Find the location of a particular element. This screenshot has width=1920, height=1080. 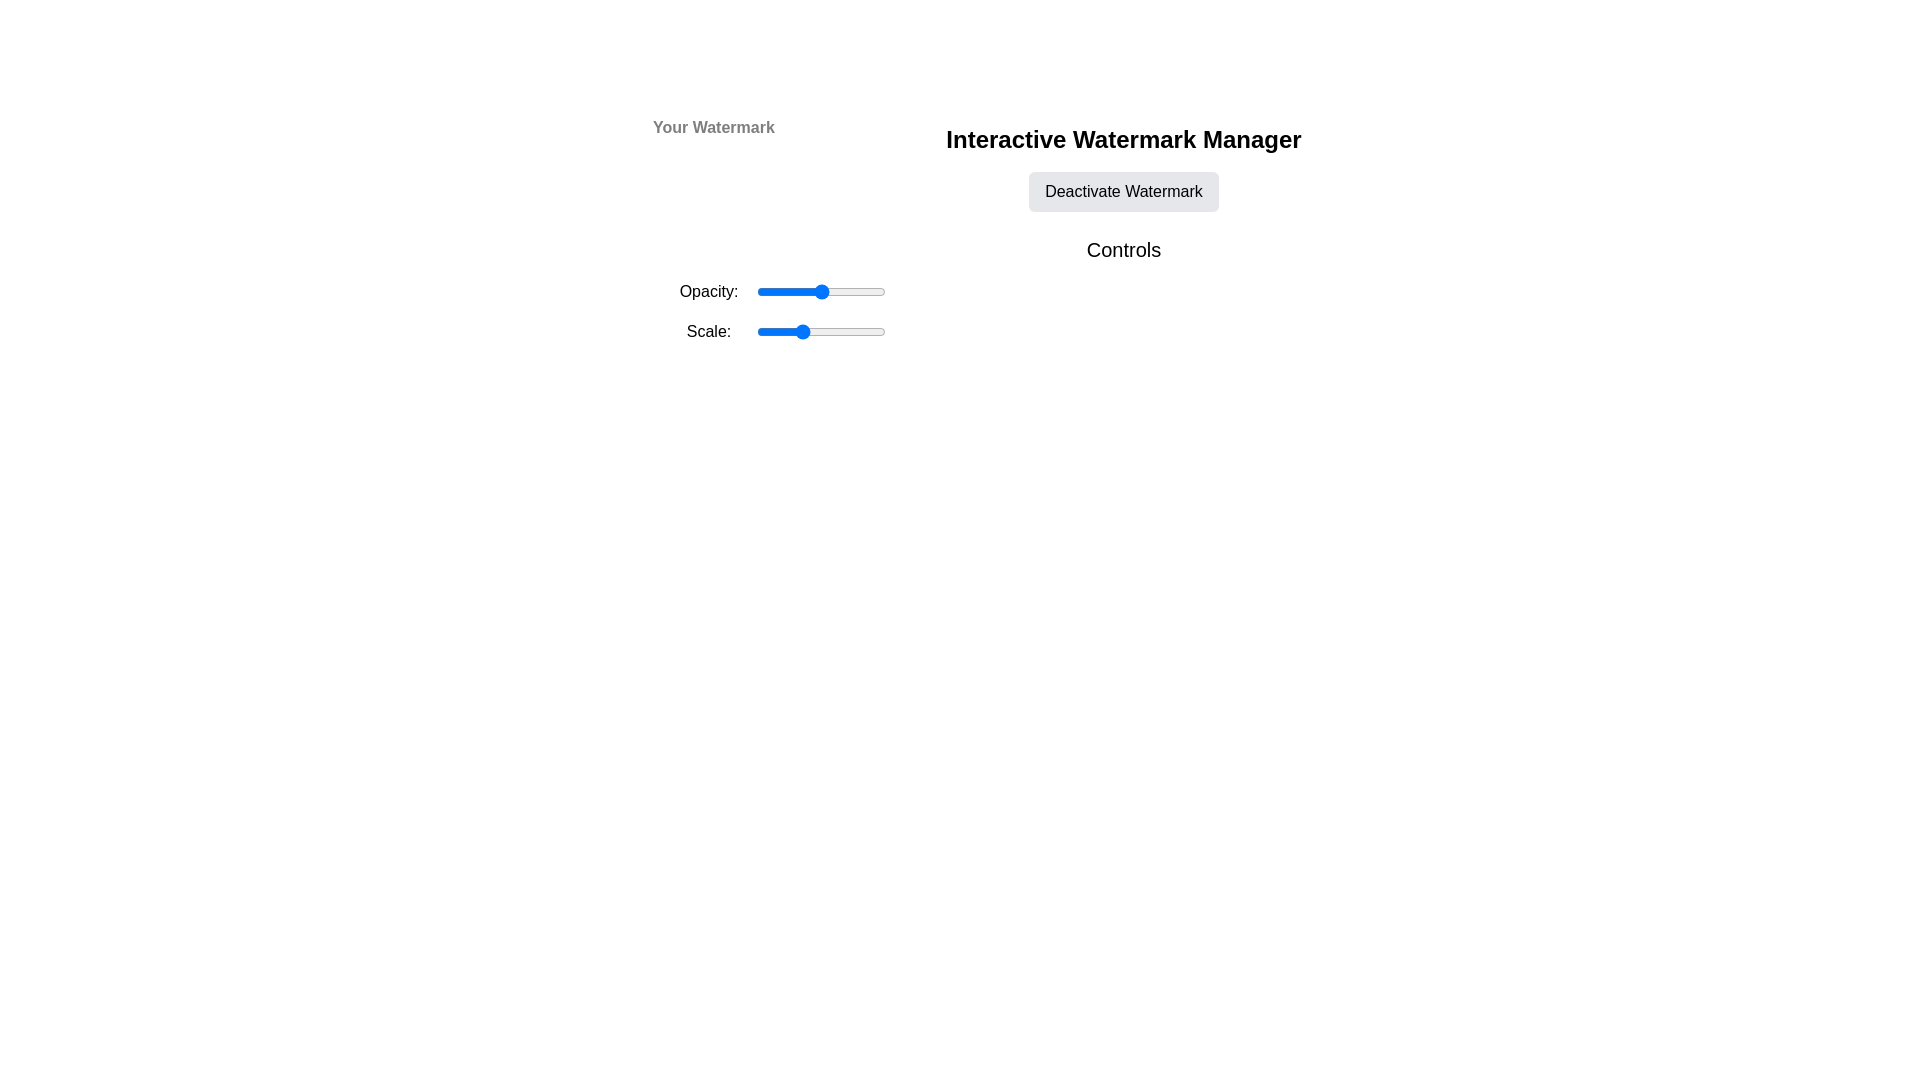

scale is located at coordinates (800, 330).